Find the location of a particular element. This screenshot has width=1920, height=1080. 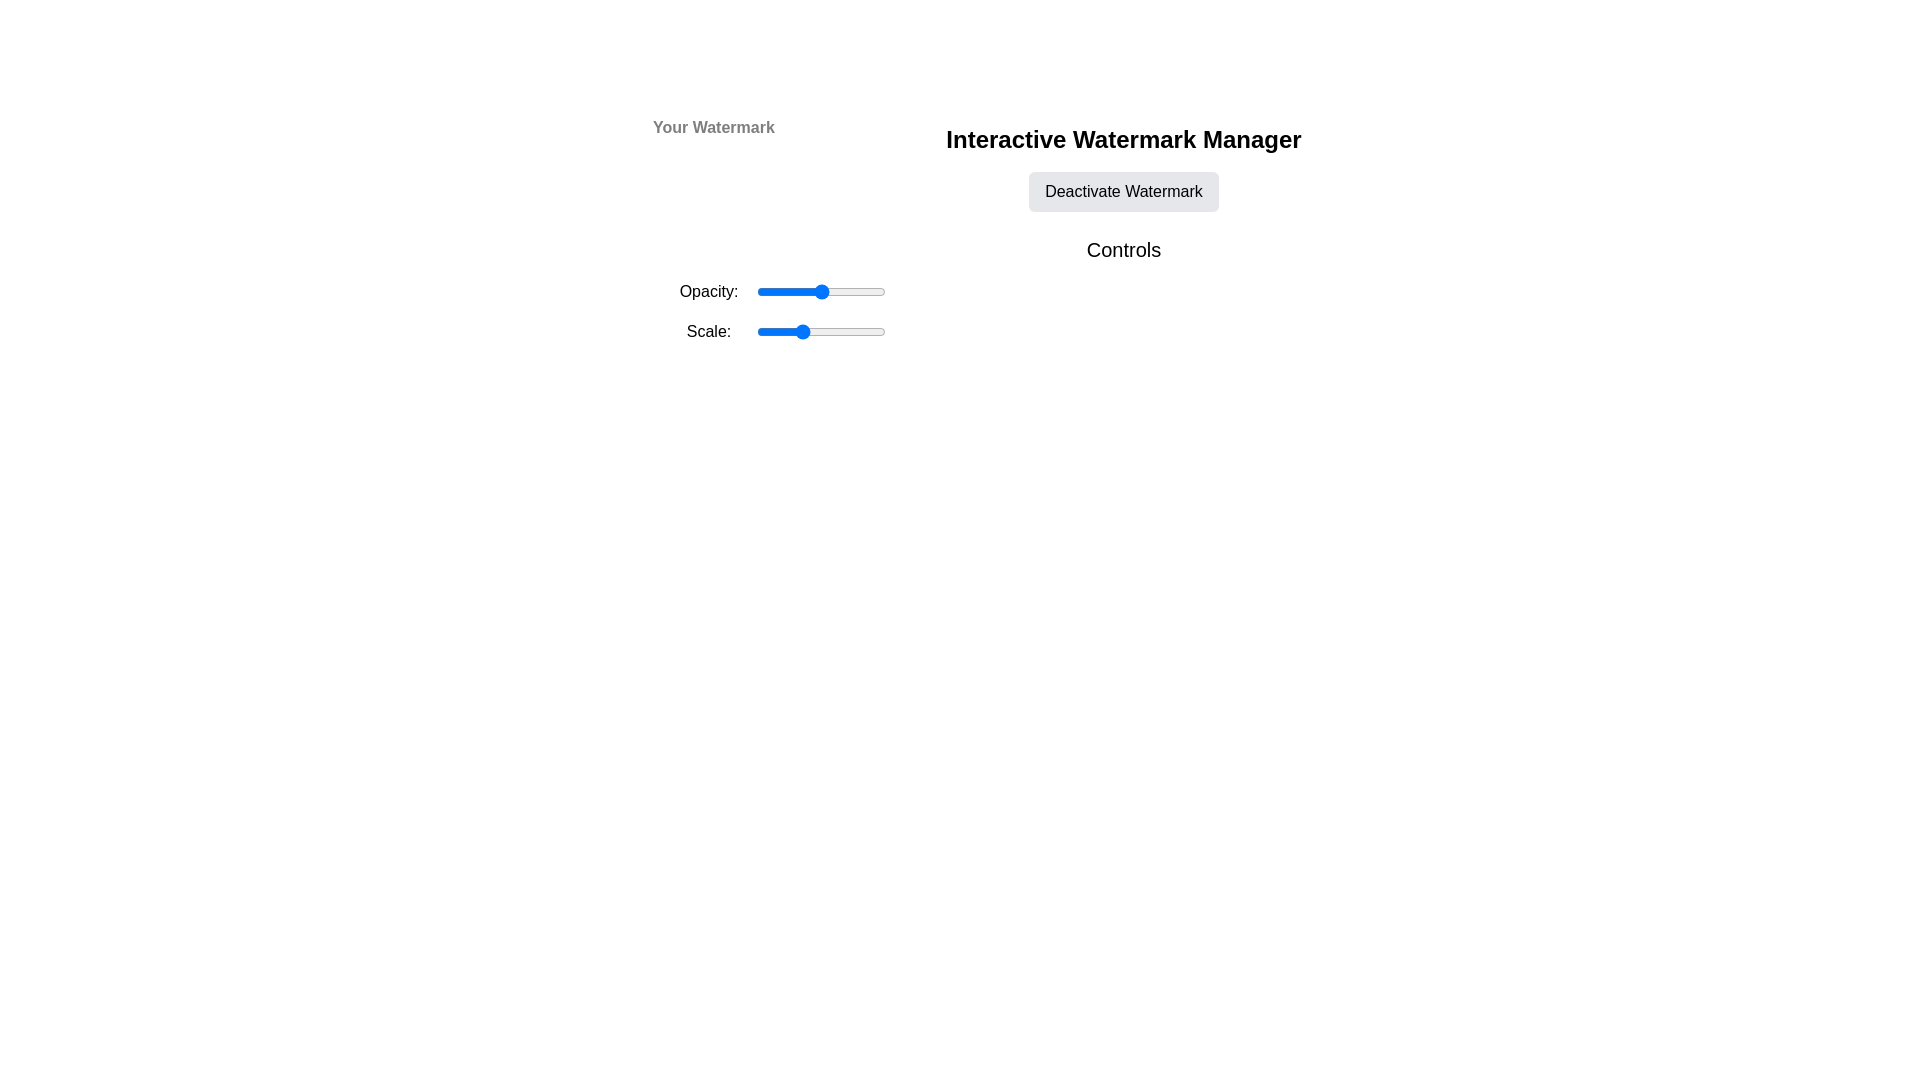

scale is located at coordinates (800, 330).